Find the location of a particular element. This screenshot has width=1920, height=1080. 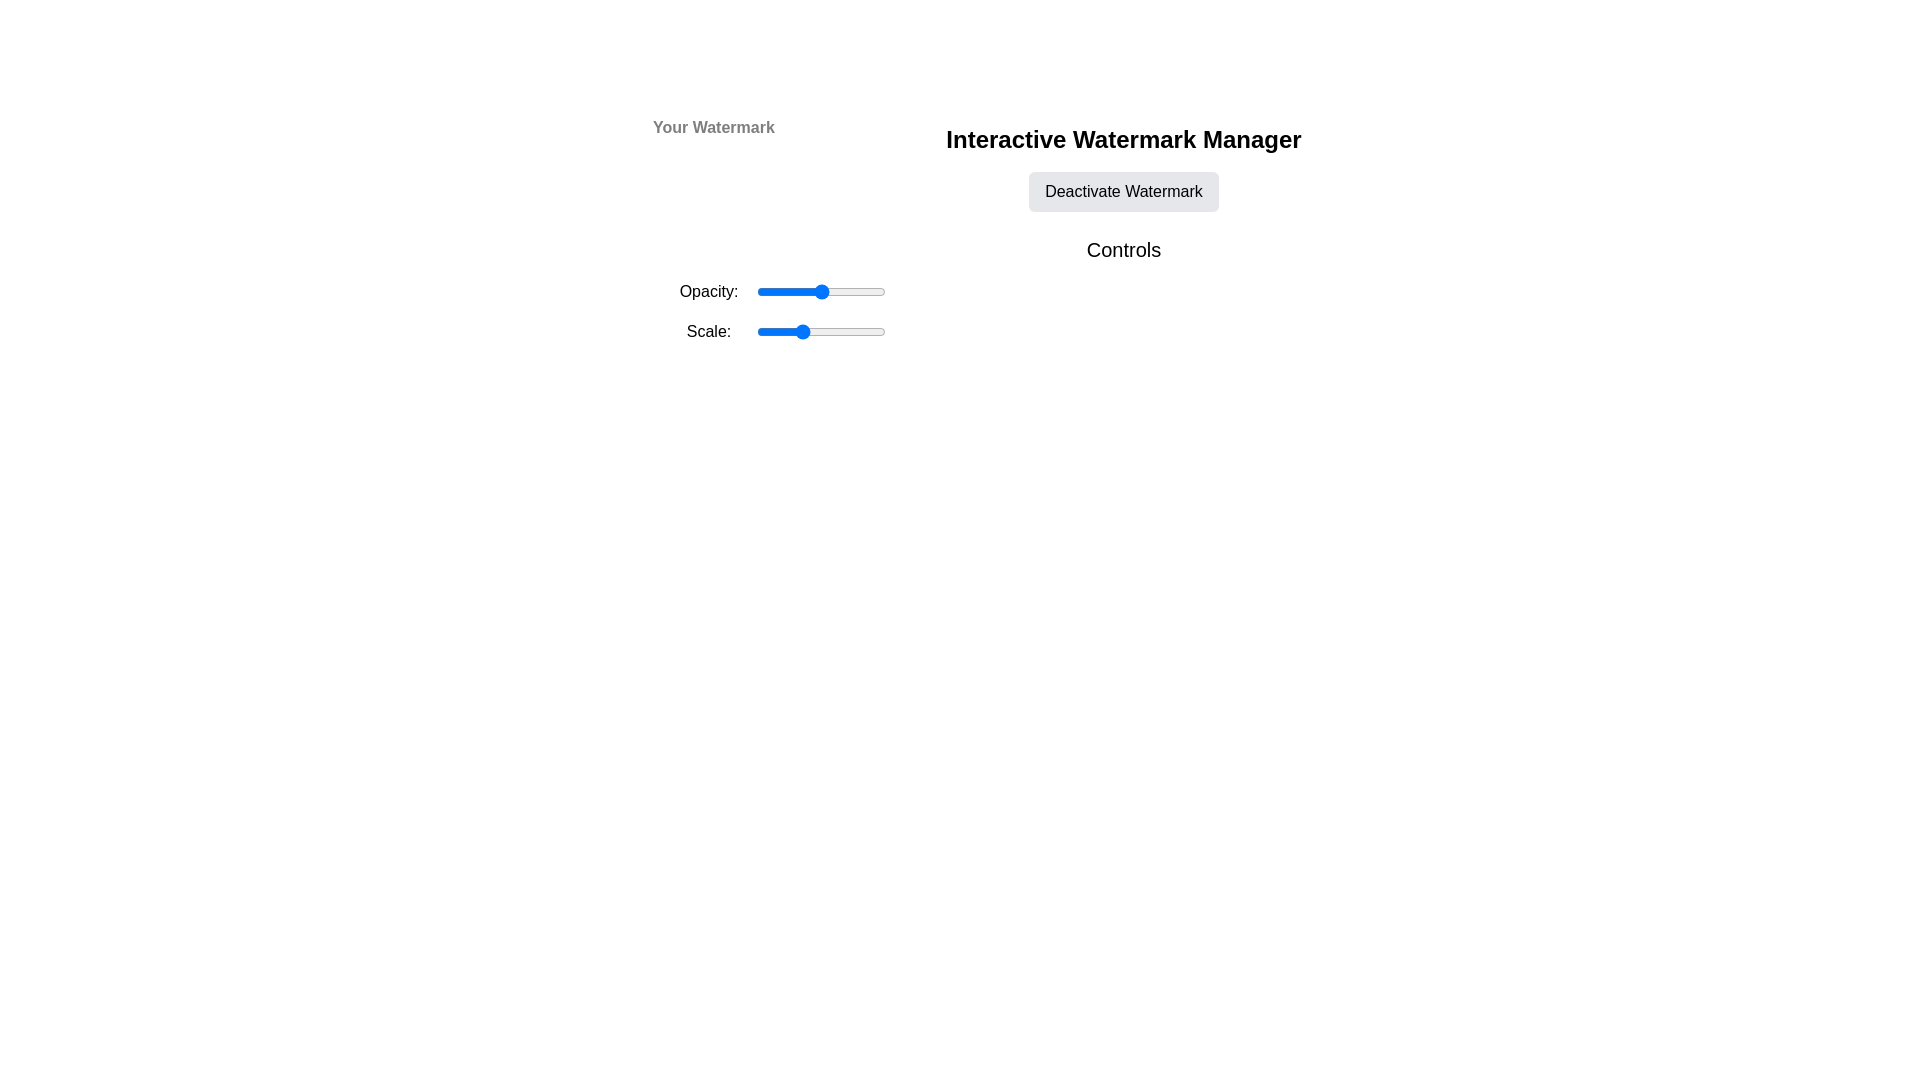

scale is located at coordinates (800, 330).